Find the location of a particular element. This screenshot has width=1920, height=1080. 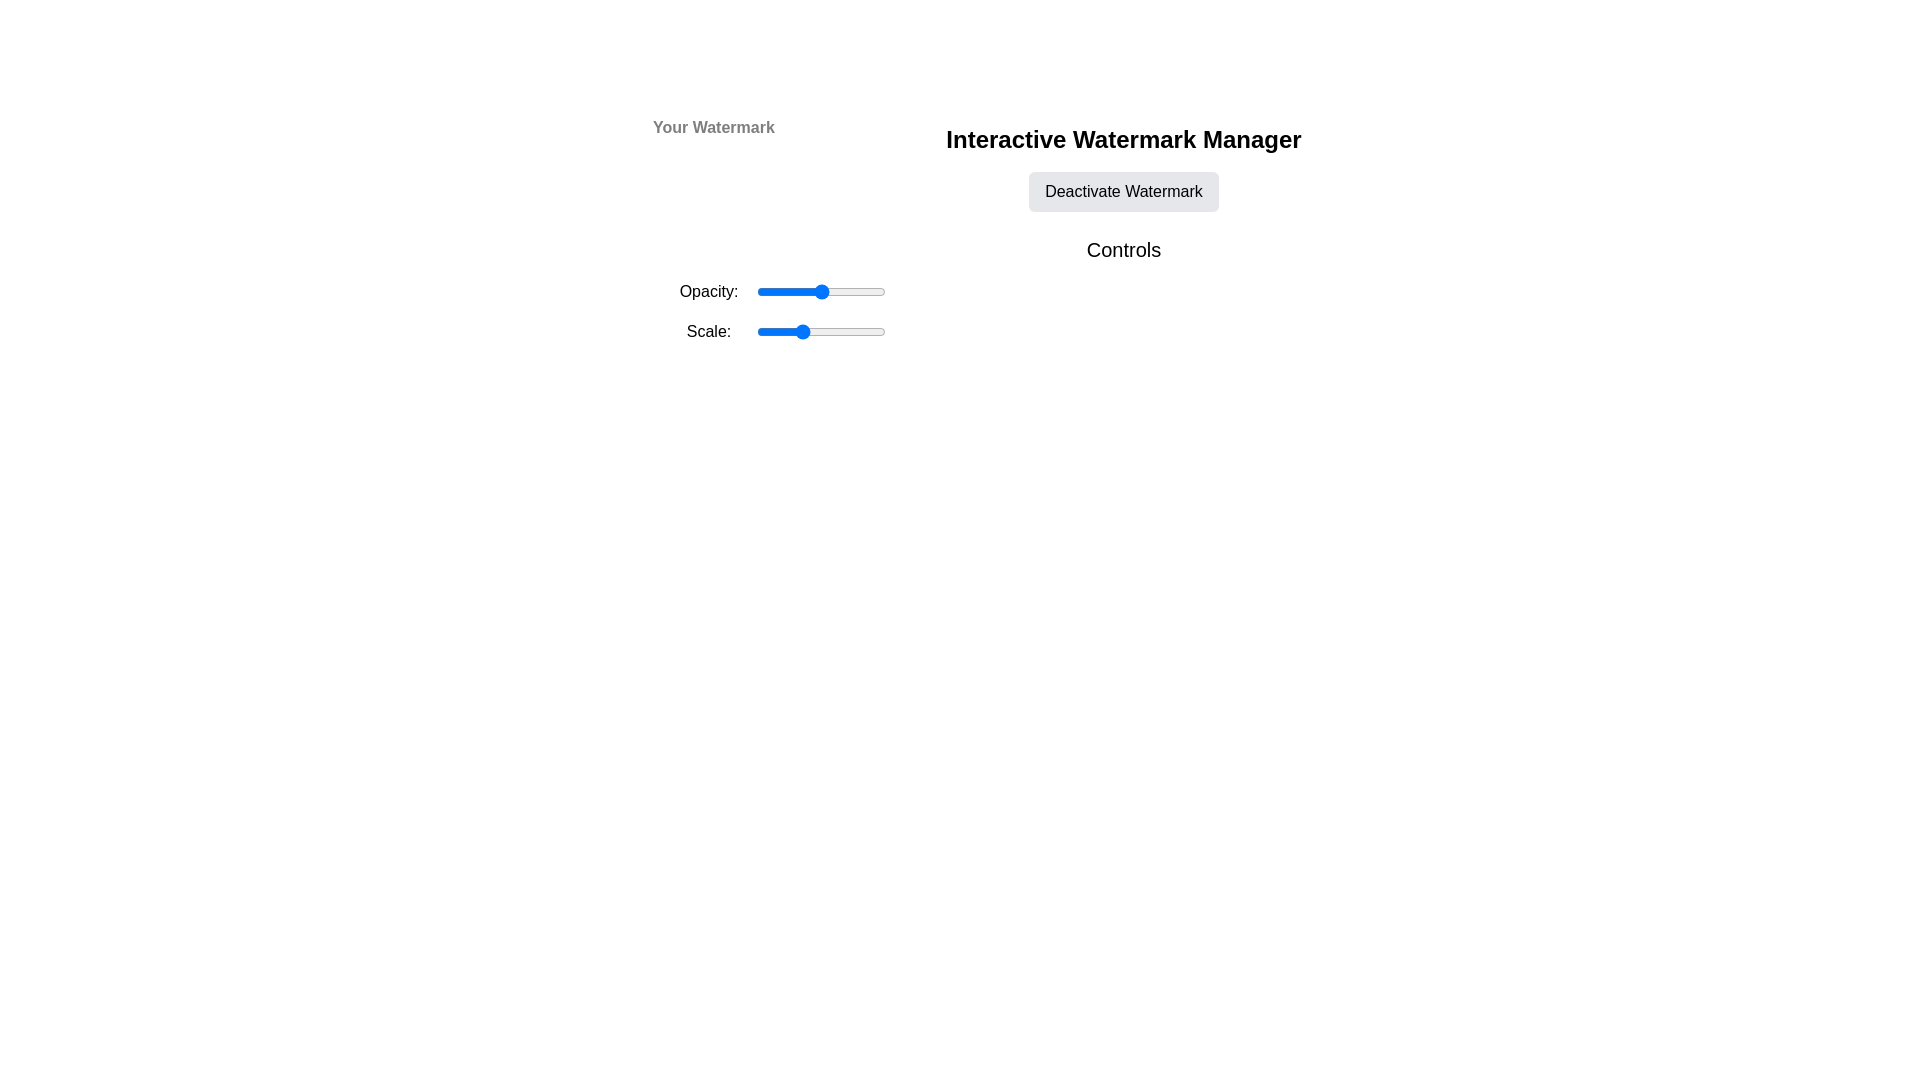

scale is located at coordinates (800, 330).